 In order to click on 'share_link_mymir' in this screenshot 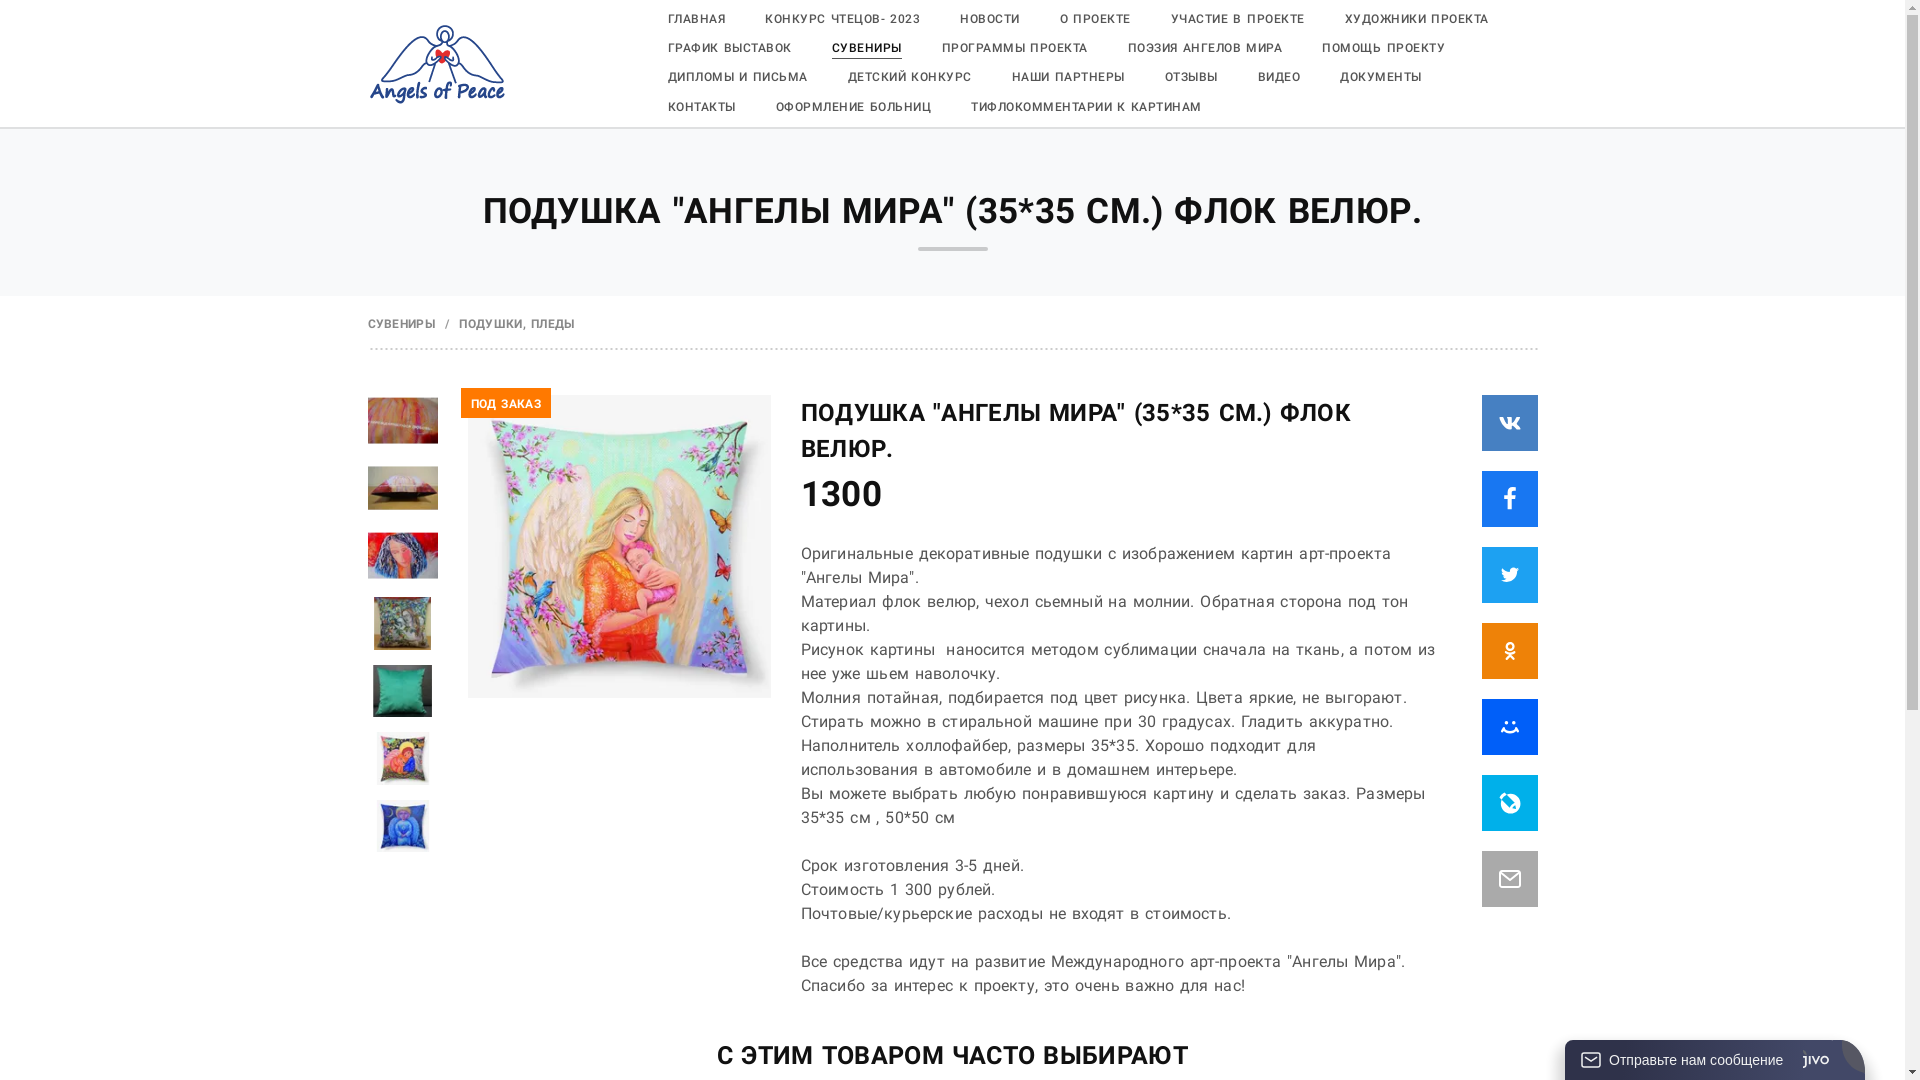, I will do `click(1510, 726)`.